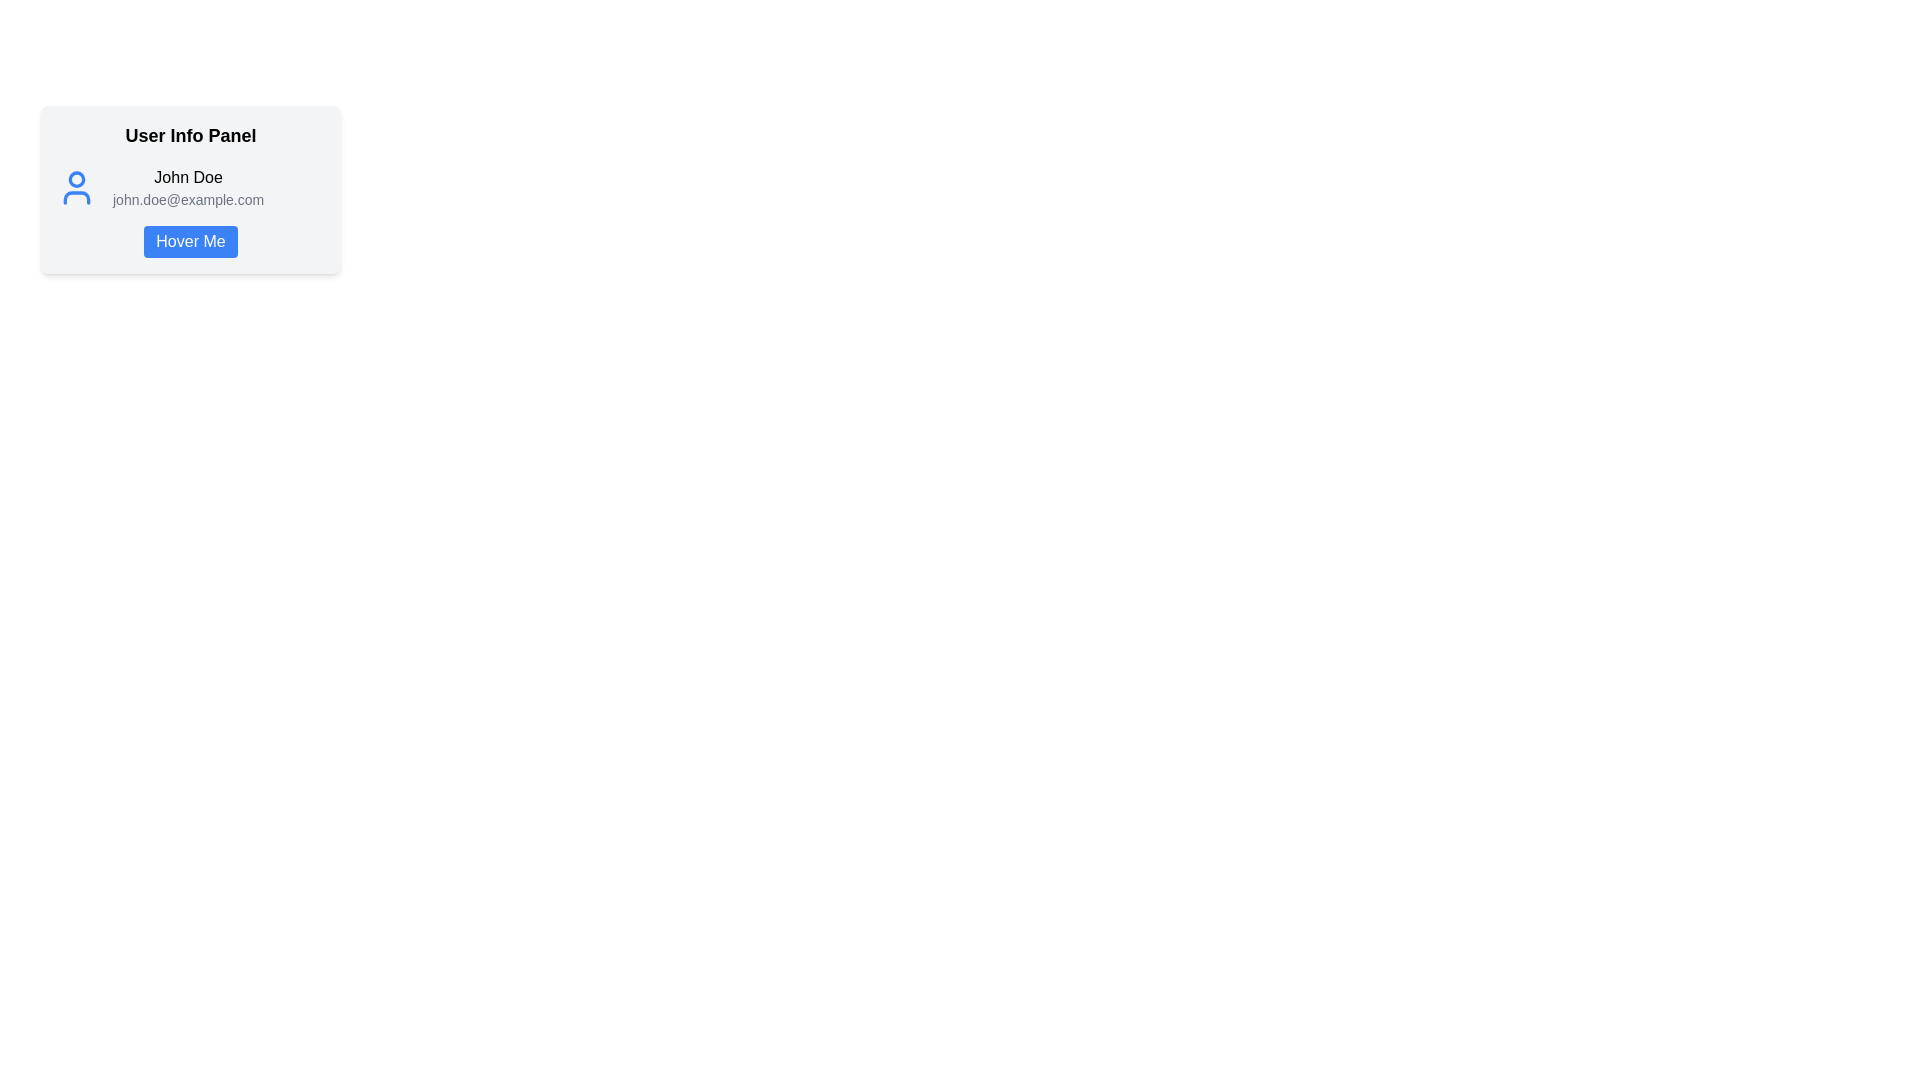  What do you see at coordinates (191, 189) in the screenshot?
I see `the user icon in the Information panel` at bounding box center [191, 189].